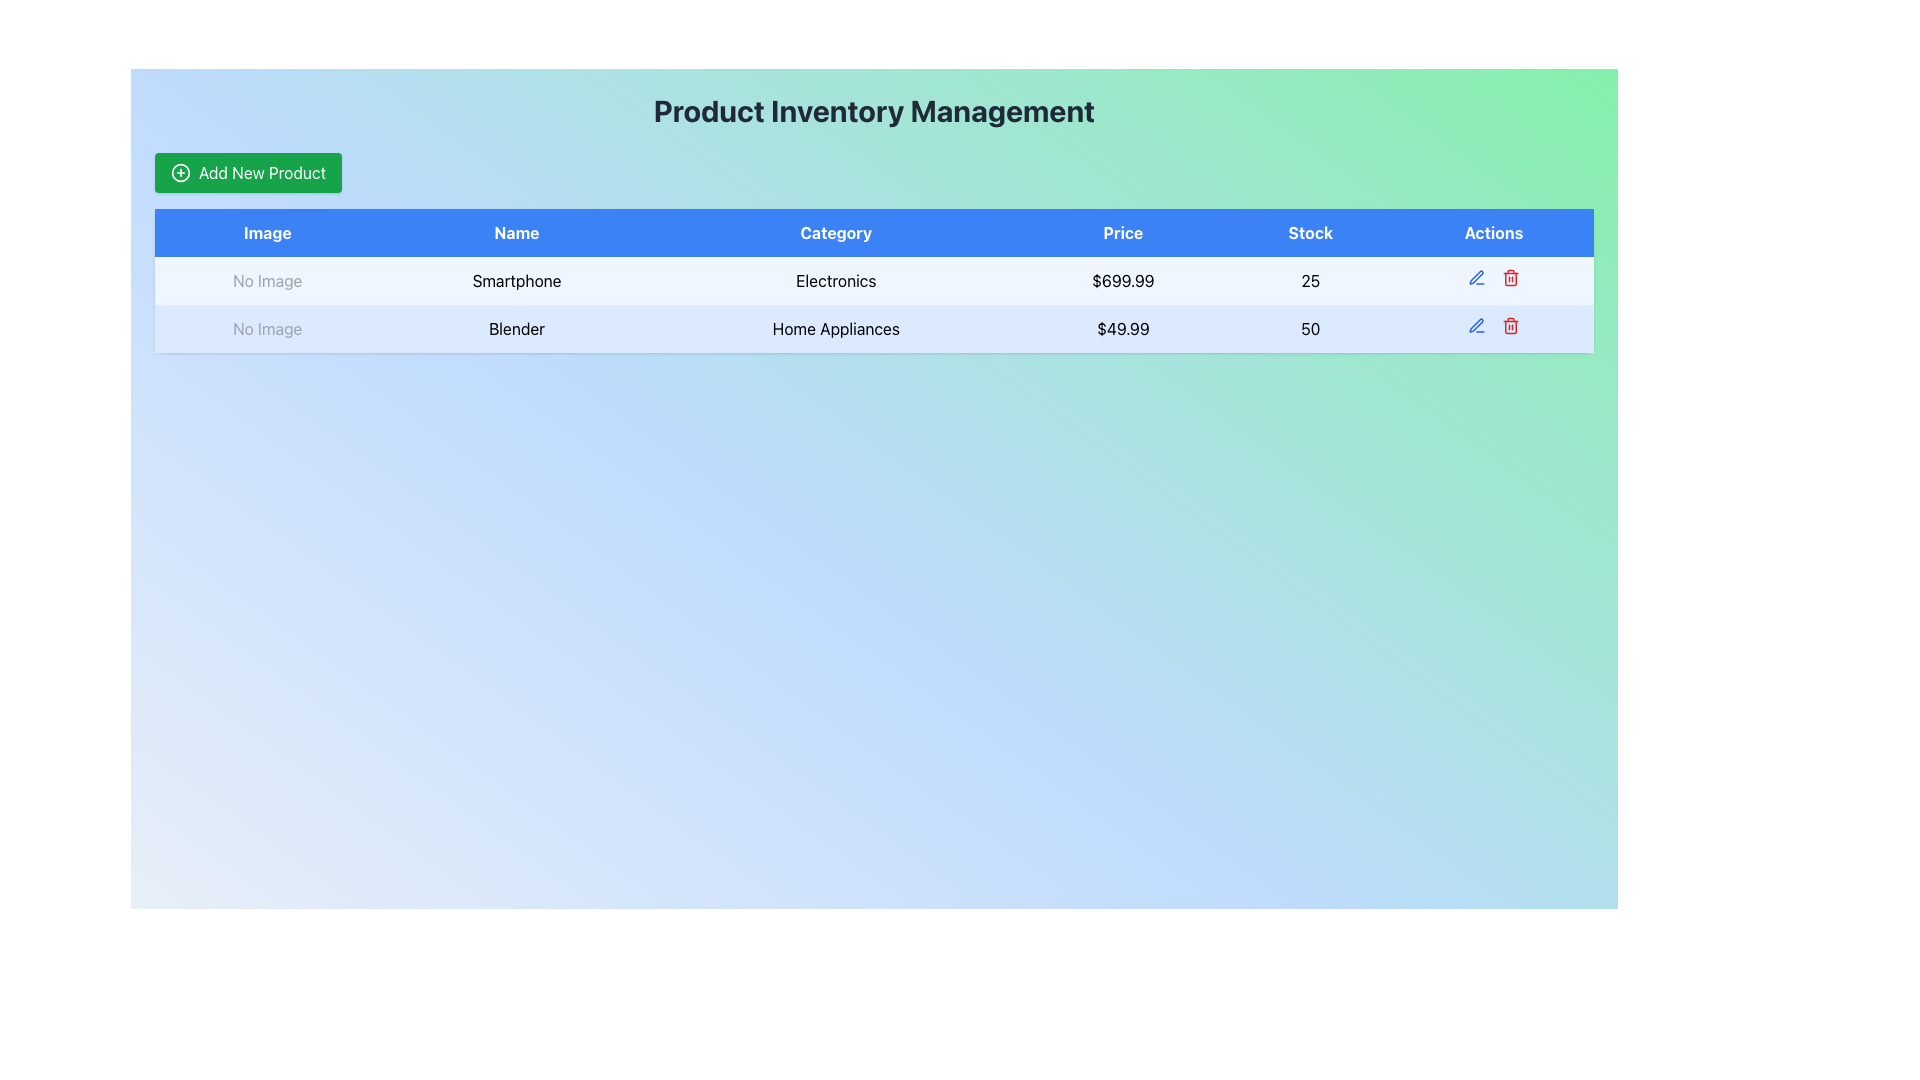 The width and height of the screenshot is (1920, 1080). I want to click on the 'Name' header label in the table which is positioned between the 'Image' and 'Category' headers, so click(517, 231).